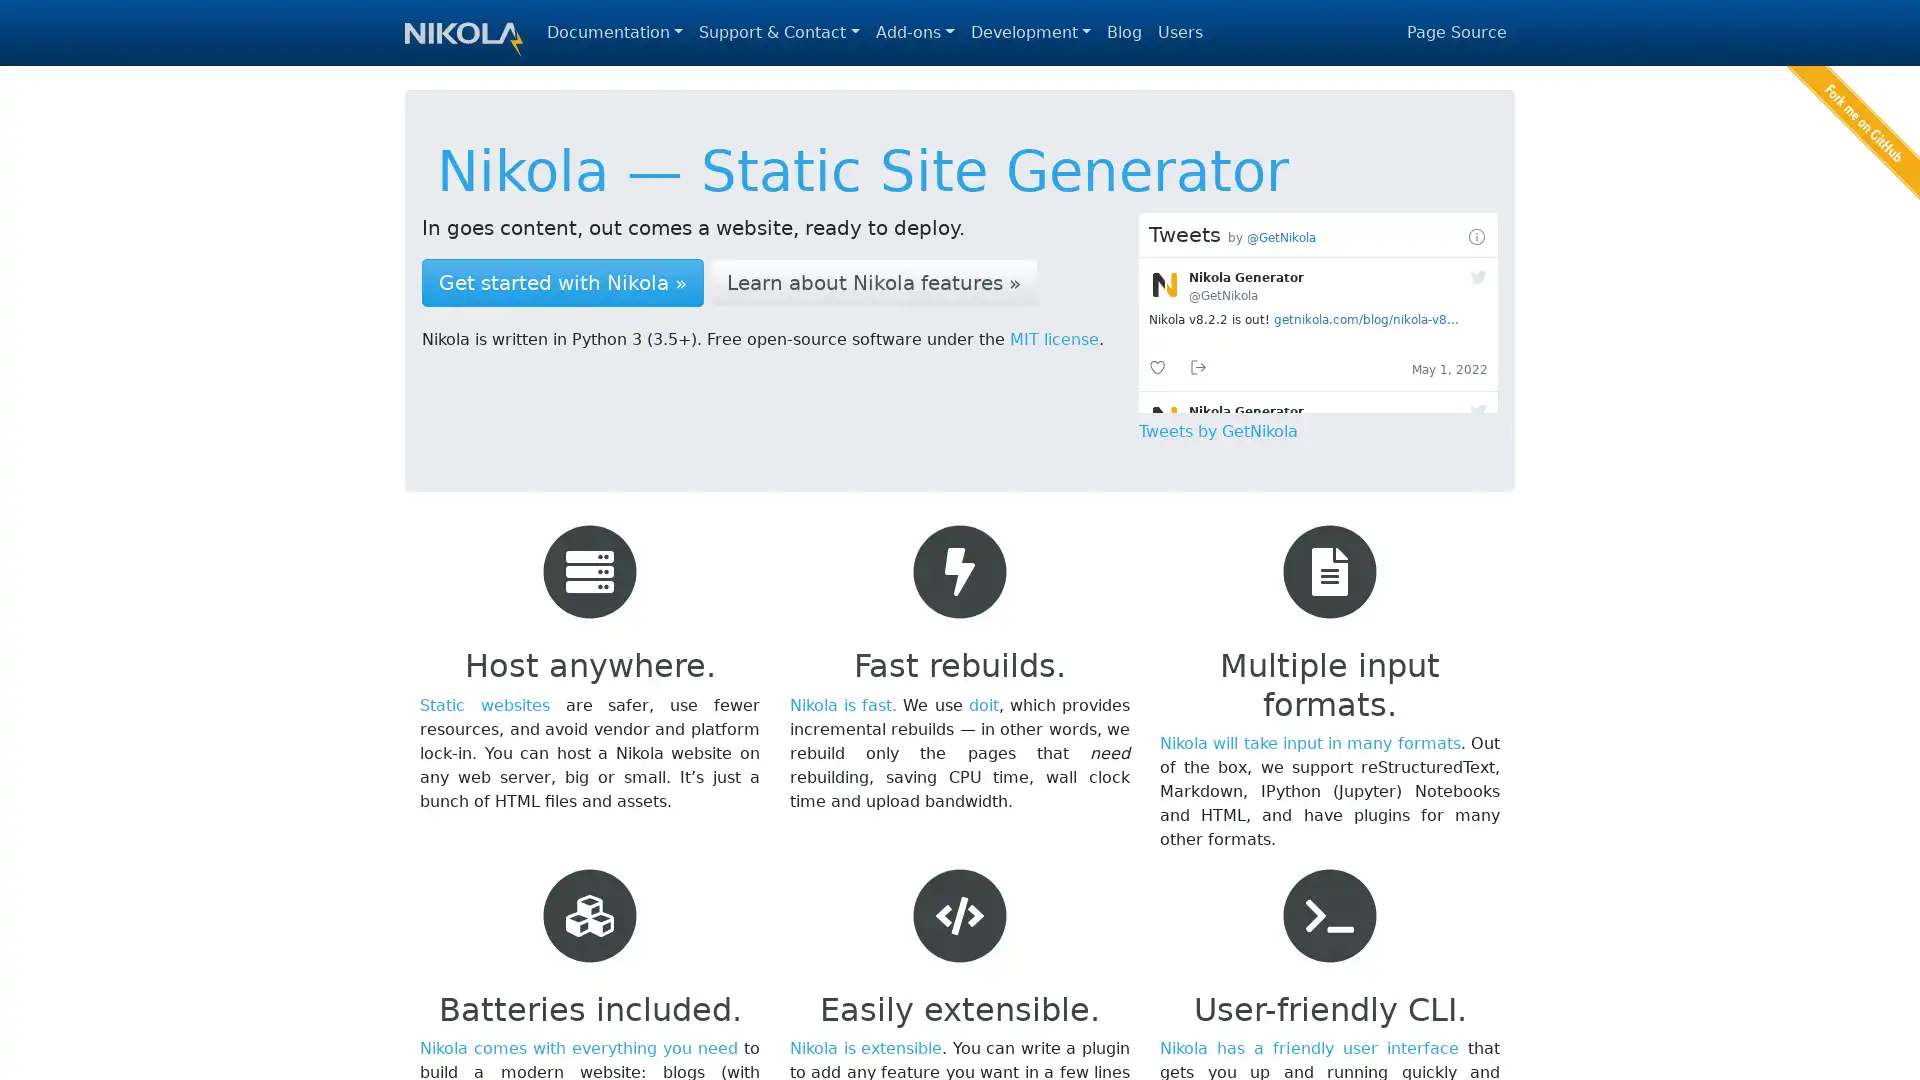  Describe the element at coordinates (561, 282) in the screenshot. I see `Get started with Nikola` at that location.